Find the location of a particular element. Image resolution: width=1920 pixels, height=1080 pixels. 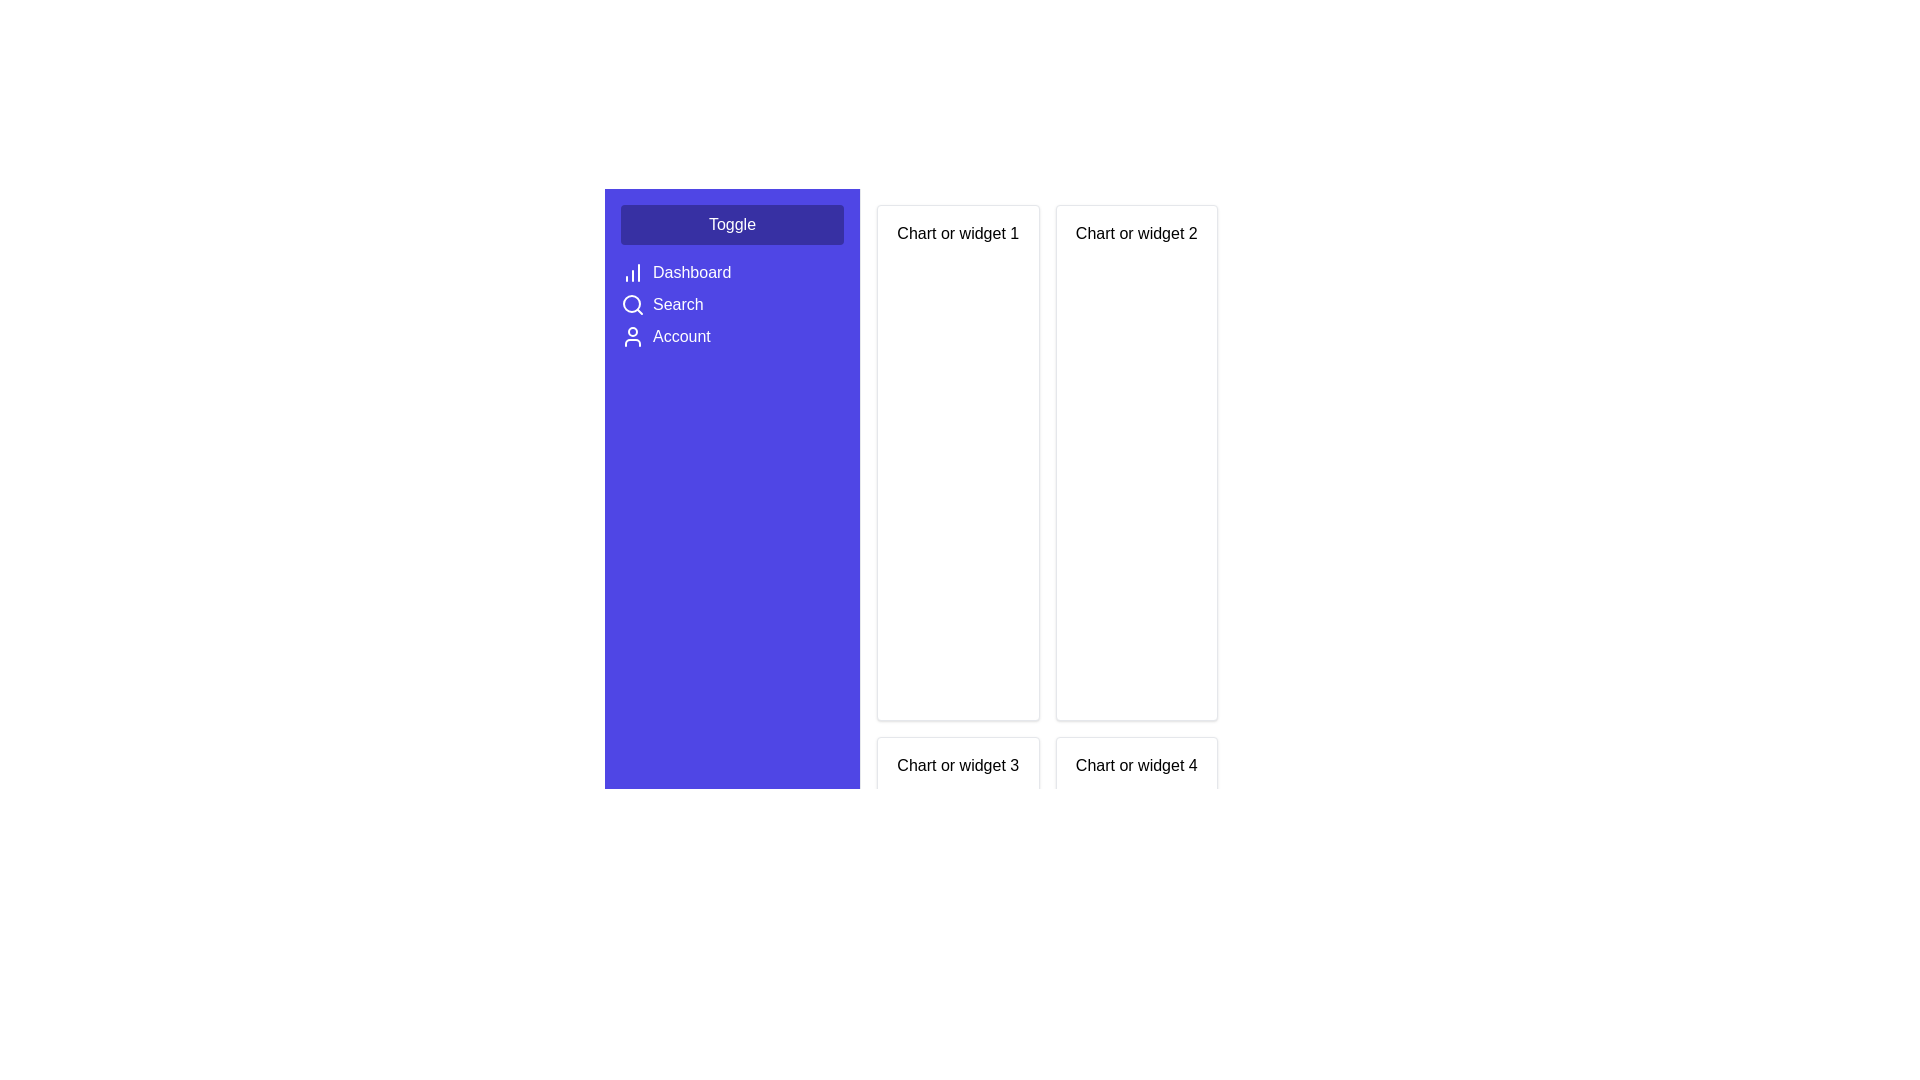

the user profile icon located to the left of the 'Account' text is located at coordinates (632, 335).